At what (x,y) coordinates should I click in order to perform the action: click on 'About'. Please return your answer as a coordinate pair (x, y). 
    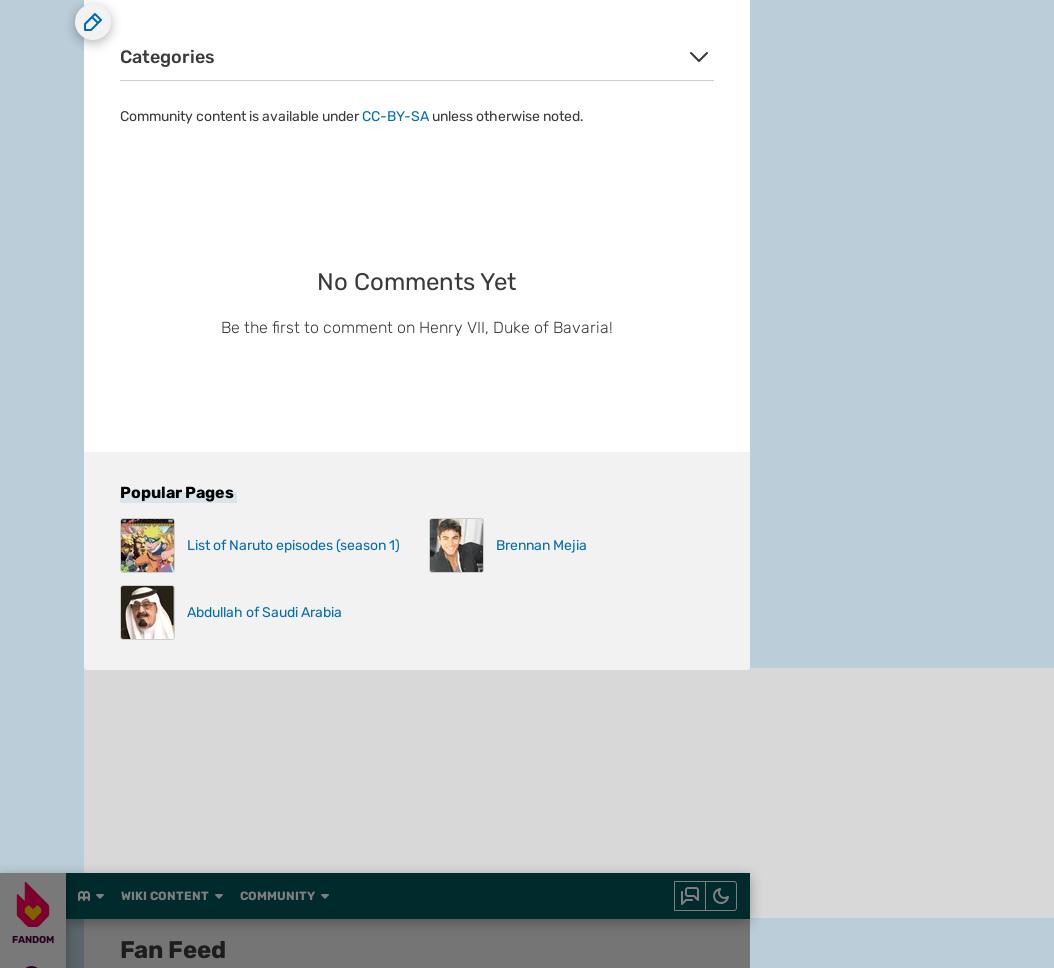
    Looking at the image, I should click on (83, 295).